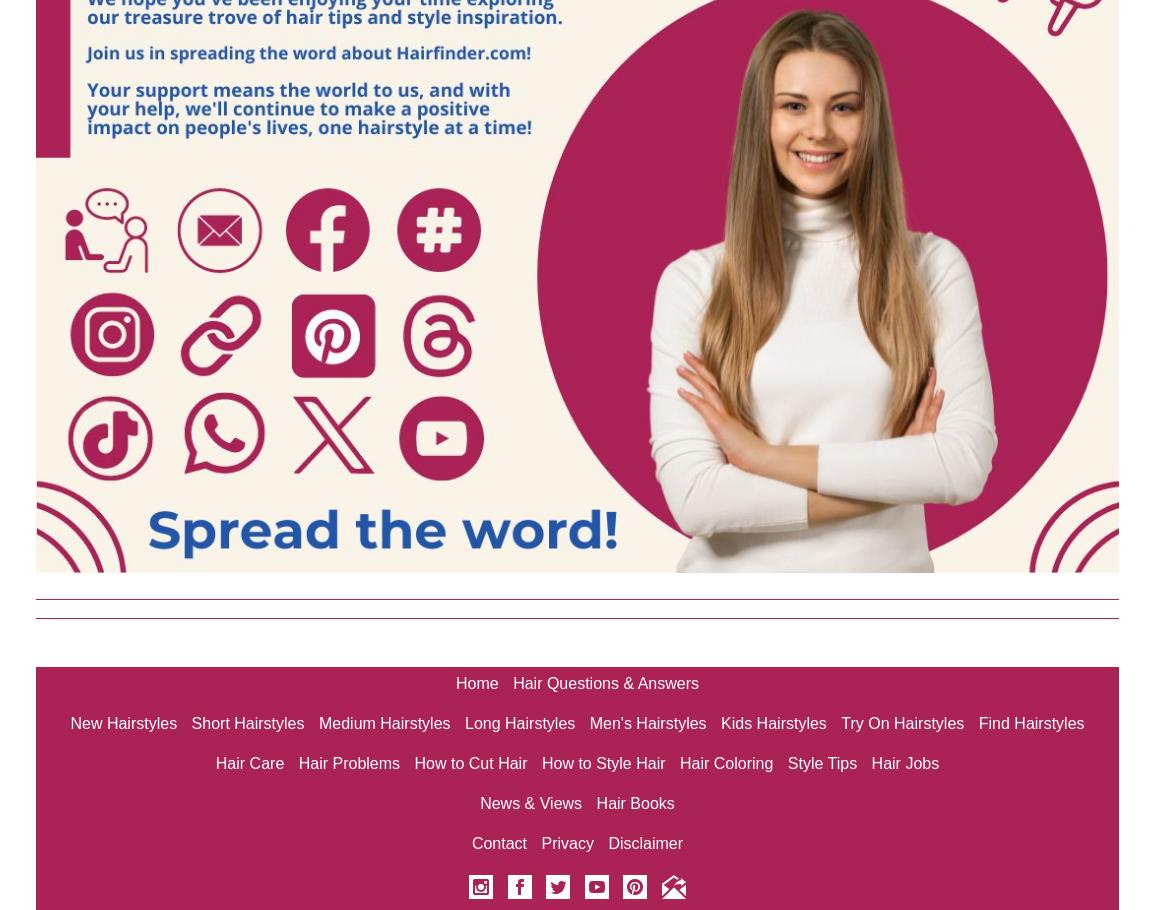 The height and width of the screenshot is (910, 1155). What do you see at coordinates (822, 763) in the screenshot?
I see `'Style Tips'` at bounding box center [822, 763].